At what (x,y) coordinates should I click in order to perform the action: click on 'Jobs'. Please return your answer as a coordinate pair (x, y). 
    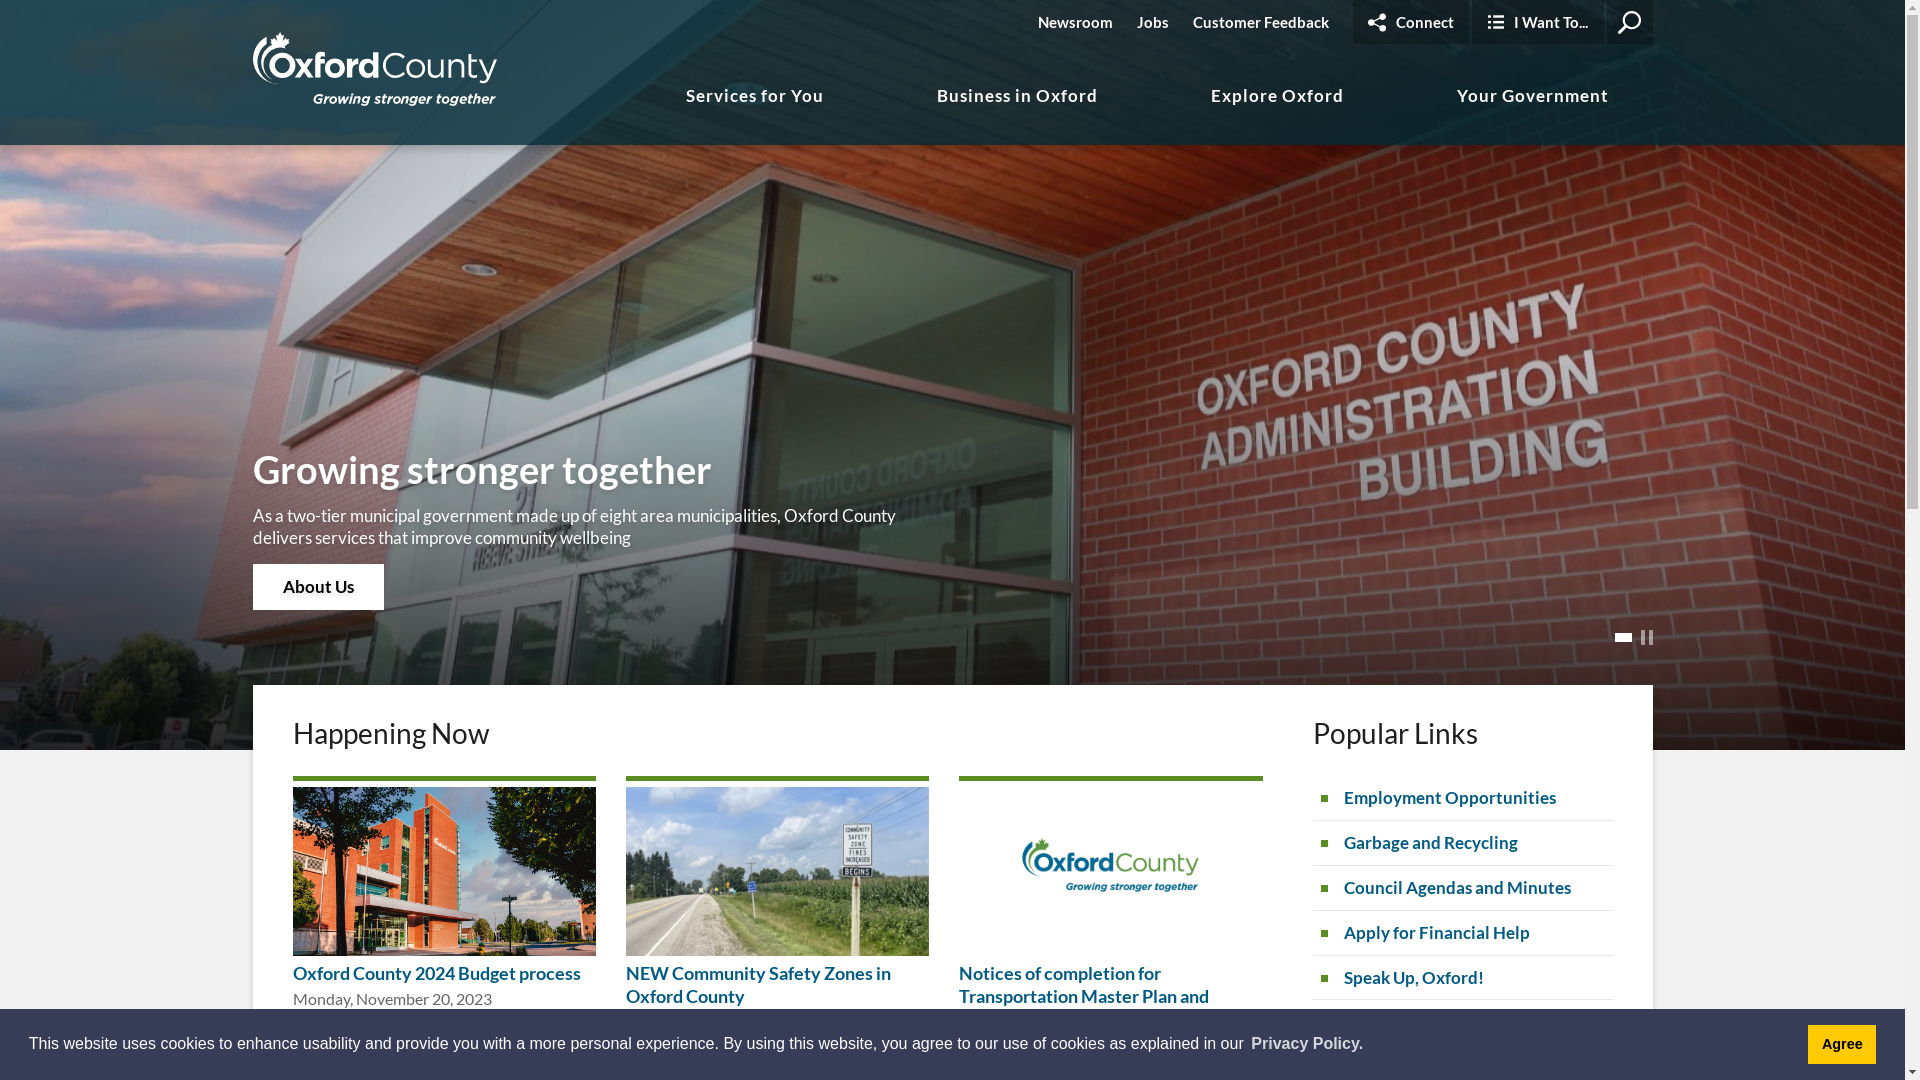
    Looking at the image, I should click on (1152, 22).